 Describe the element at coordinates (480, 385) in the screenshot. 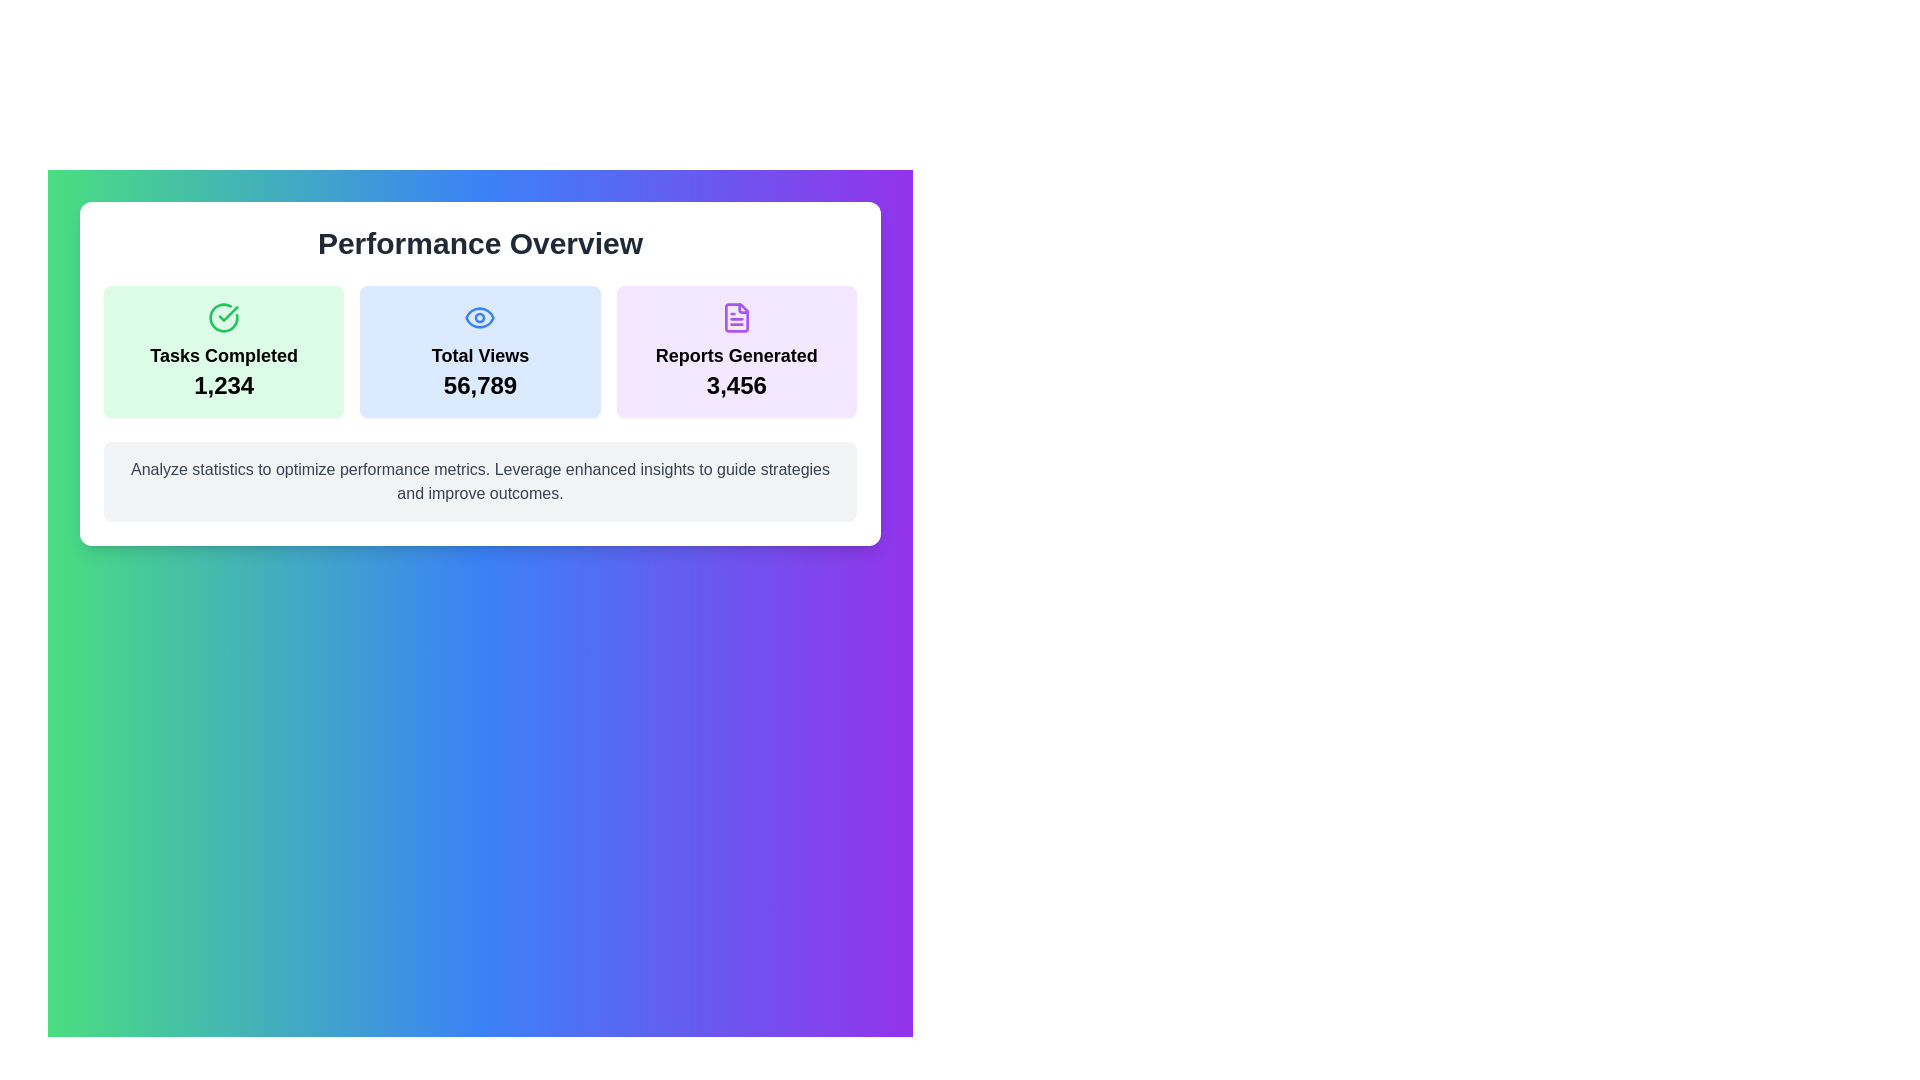

I see `the Text display showing the total number of views, located at the bottom-center of the blue card labeled 'Total Views'` at that location.